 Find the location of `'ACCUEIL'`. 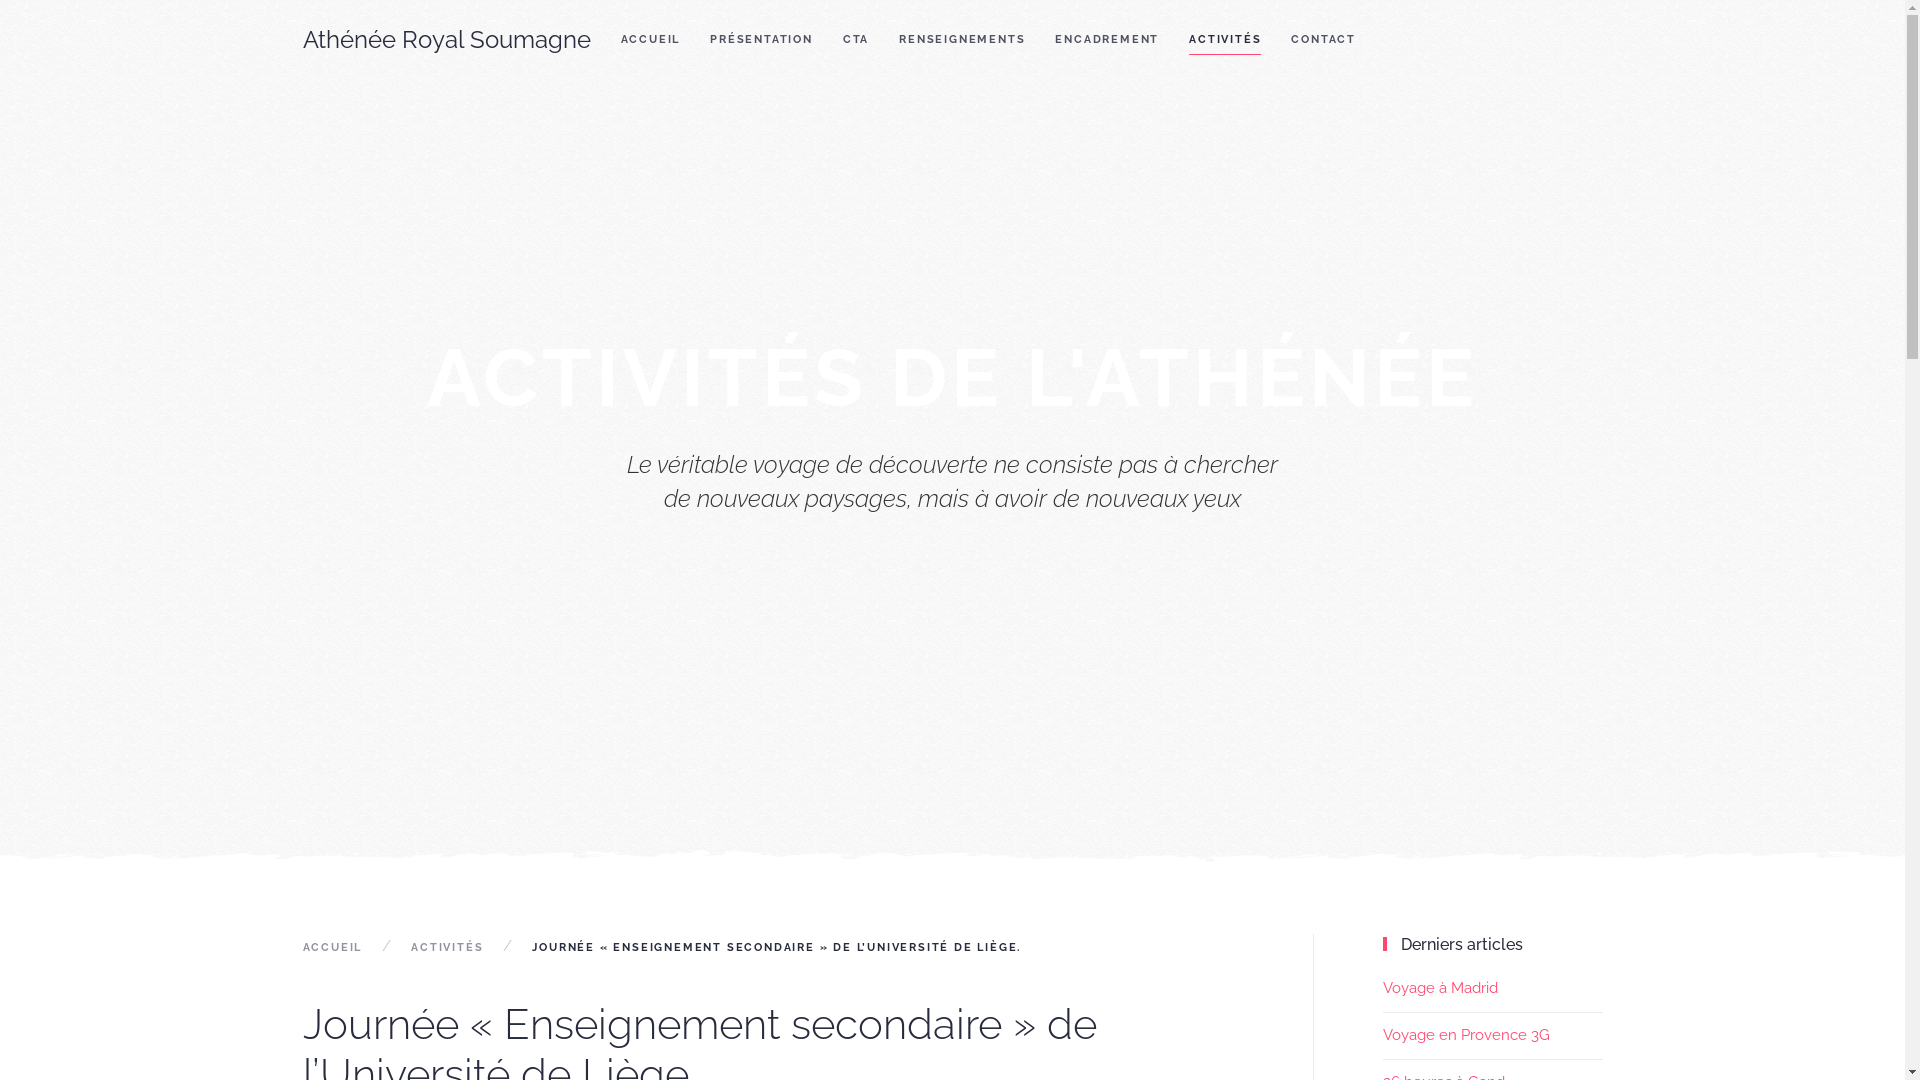

'ACCUEIL' is located at coordinates (301, 946).